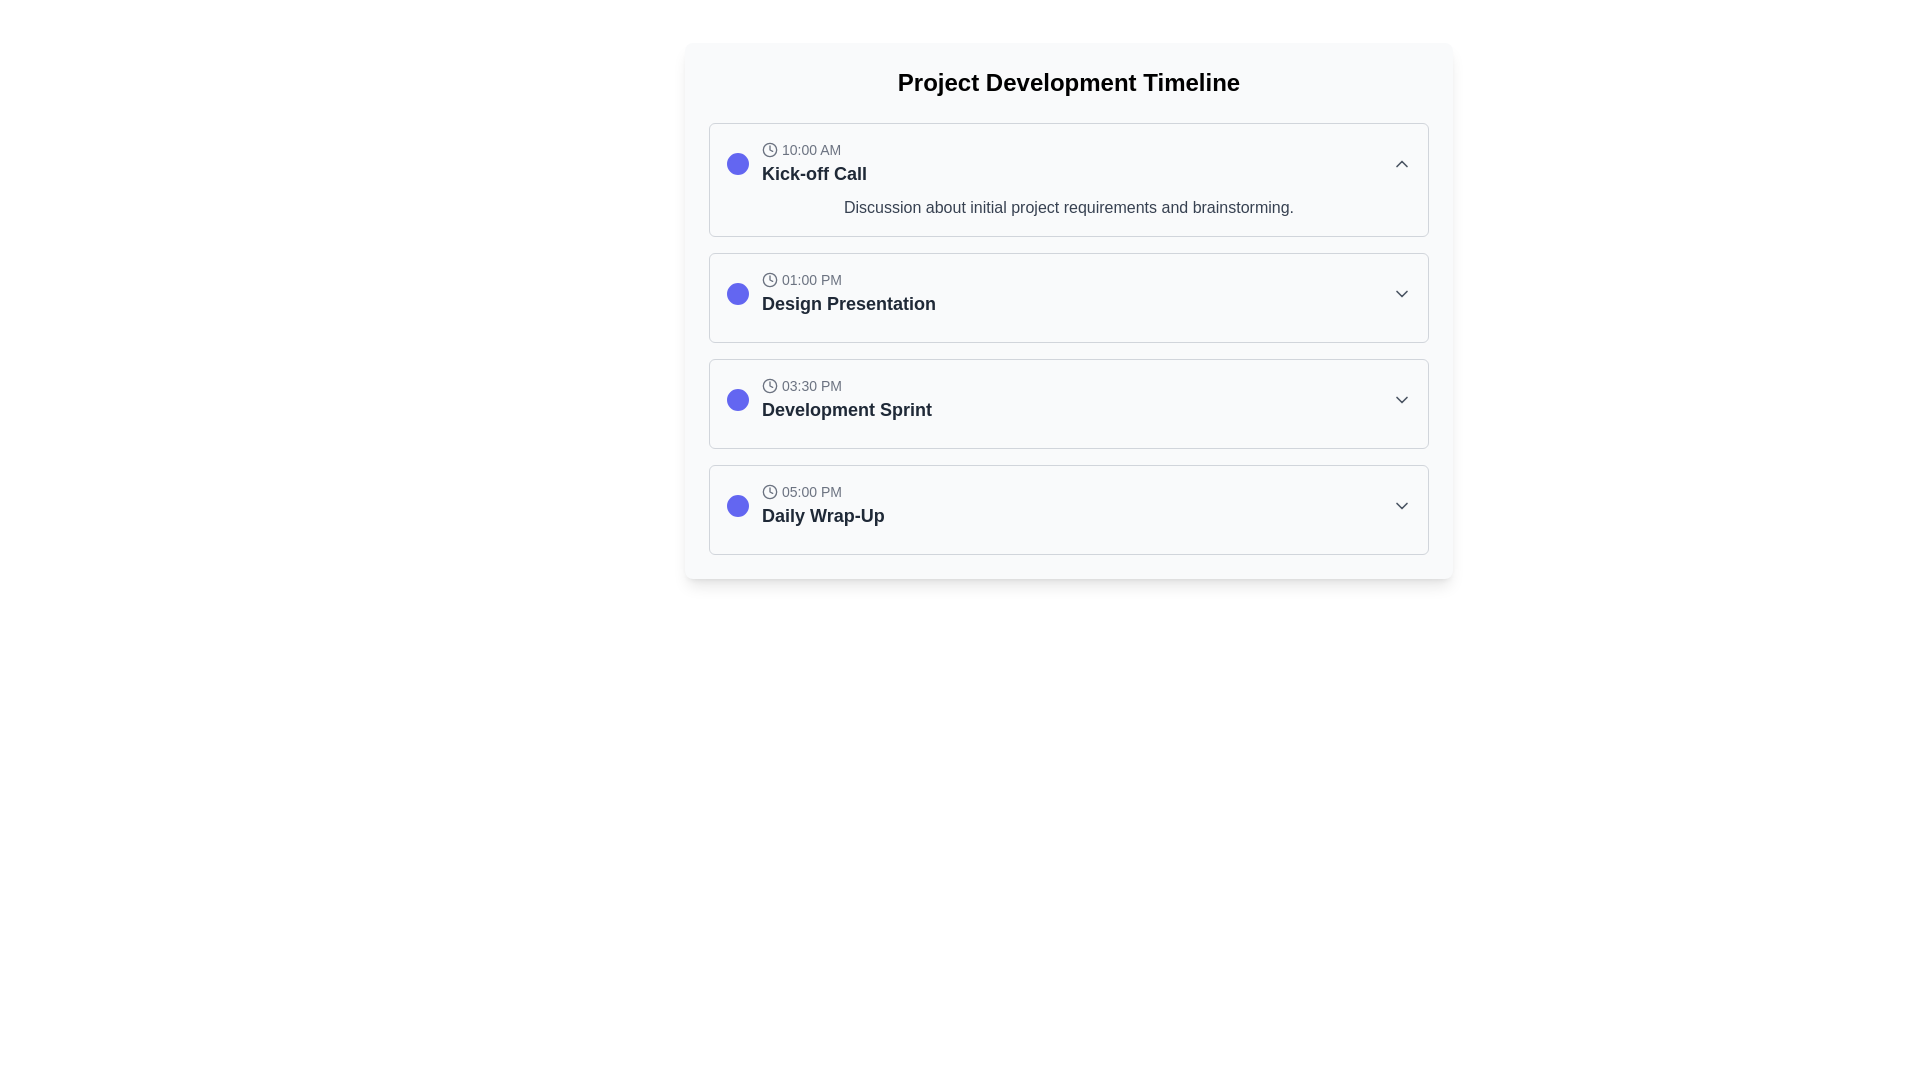  I want to click on the Composite Text Element representing the scheduled event 'Kick-off Call' at 10:00 AM, which is the first entry in the vertical list of events, so click(814, 163).